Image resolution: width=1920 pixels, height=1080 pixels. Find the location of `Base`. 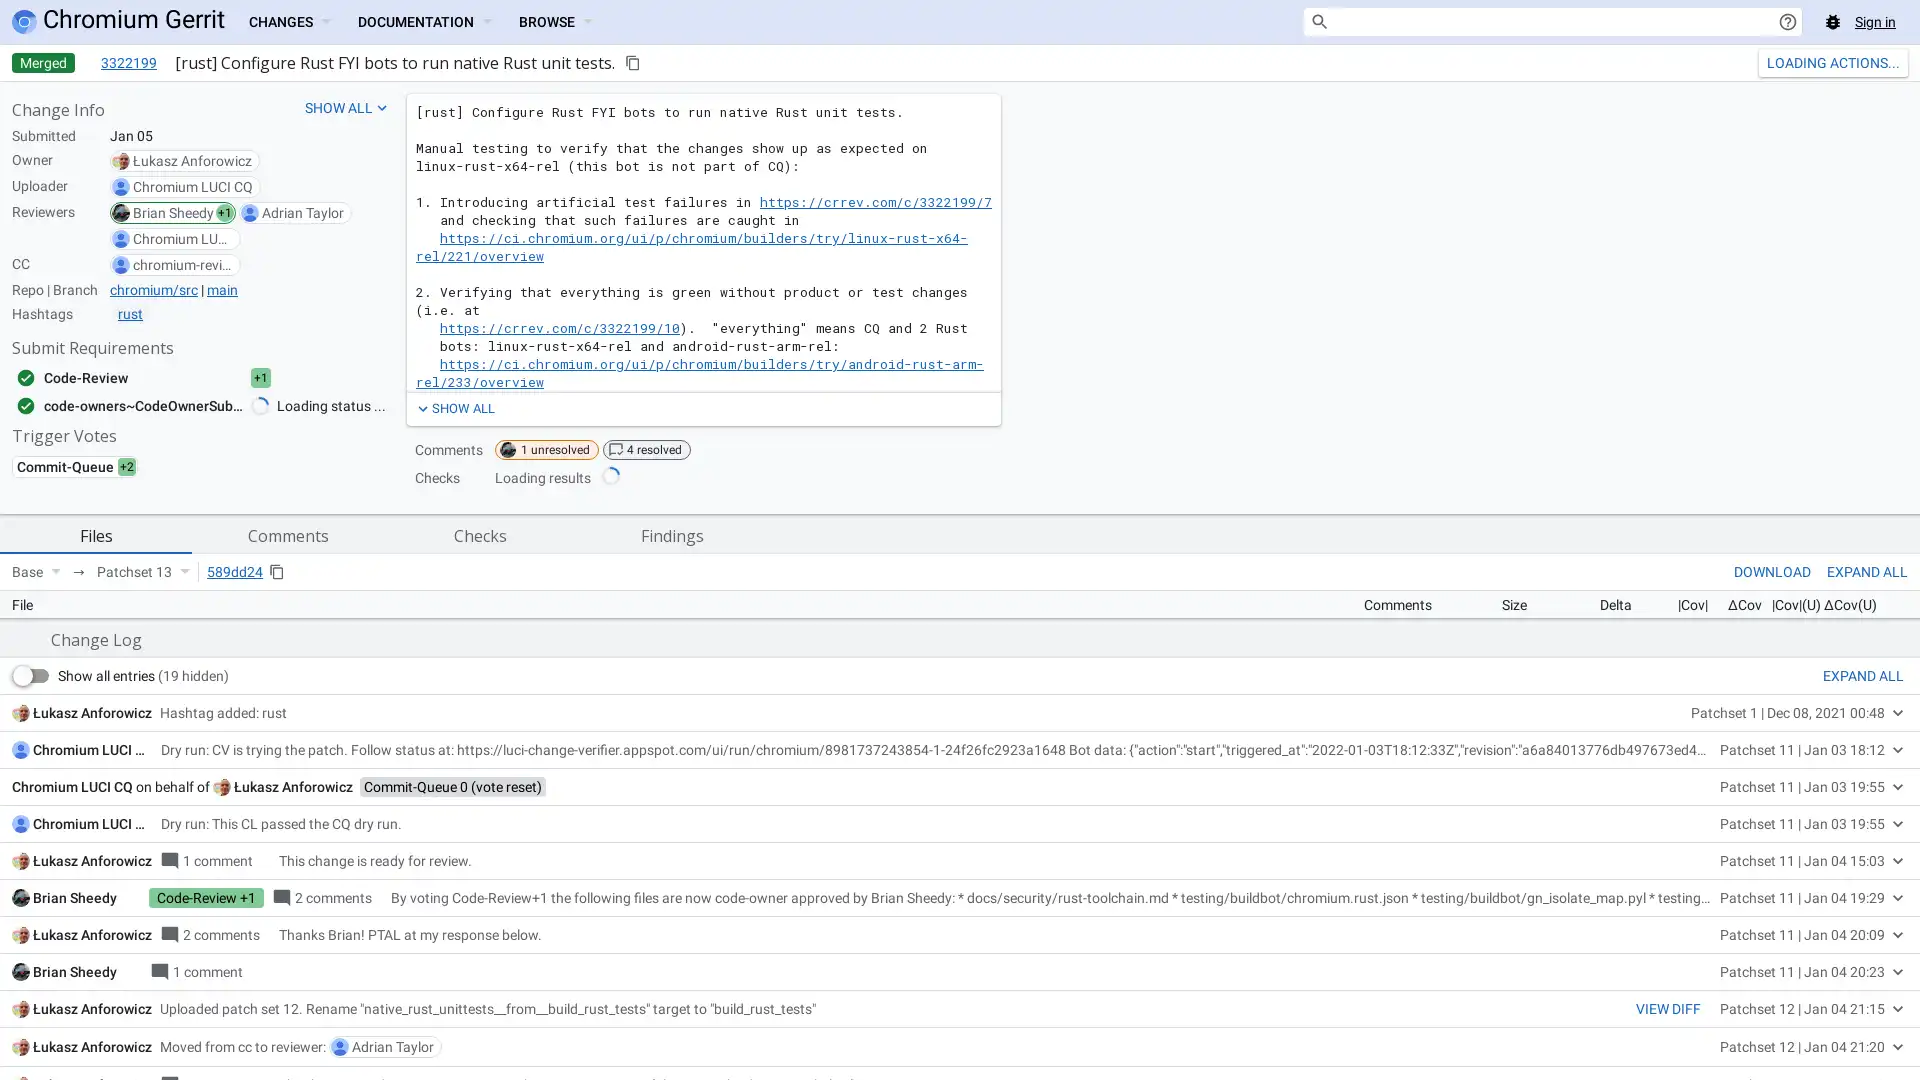

Base is located at coordinates (36, 571).